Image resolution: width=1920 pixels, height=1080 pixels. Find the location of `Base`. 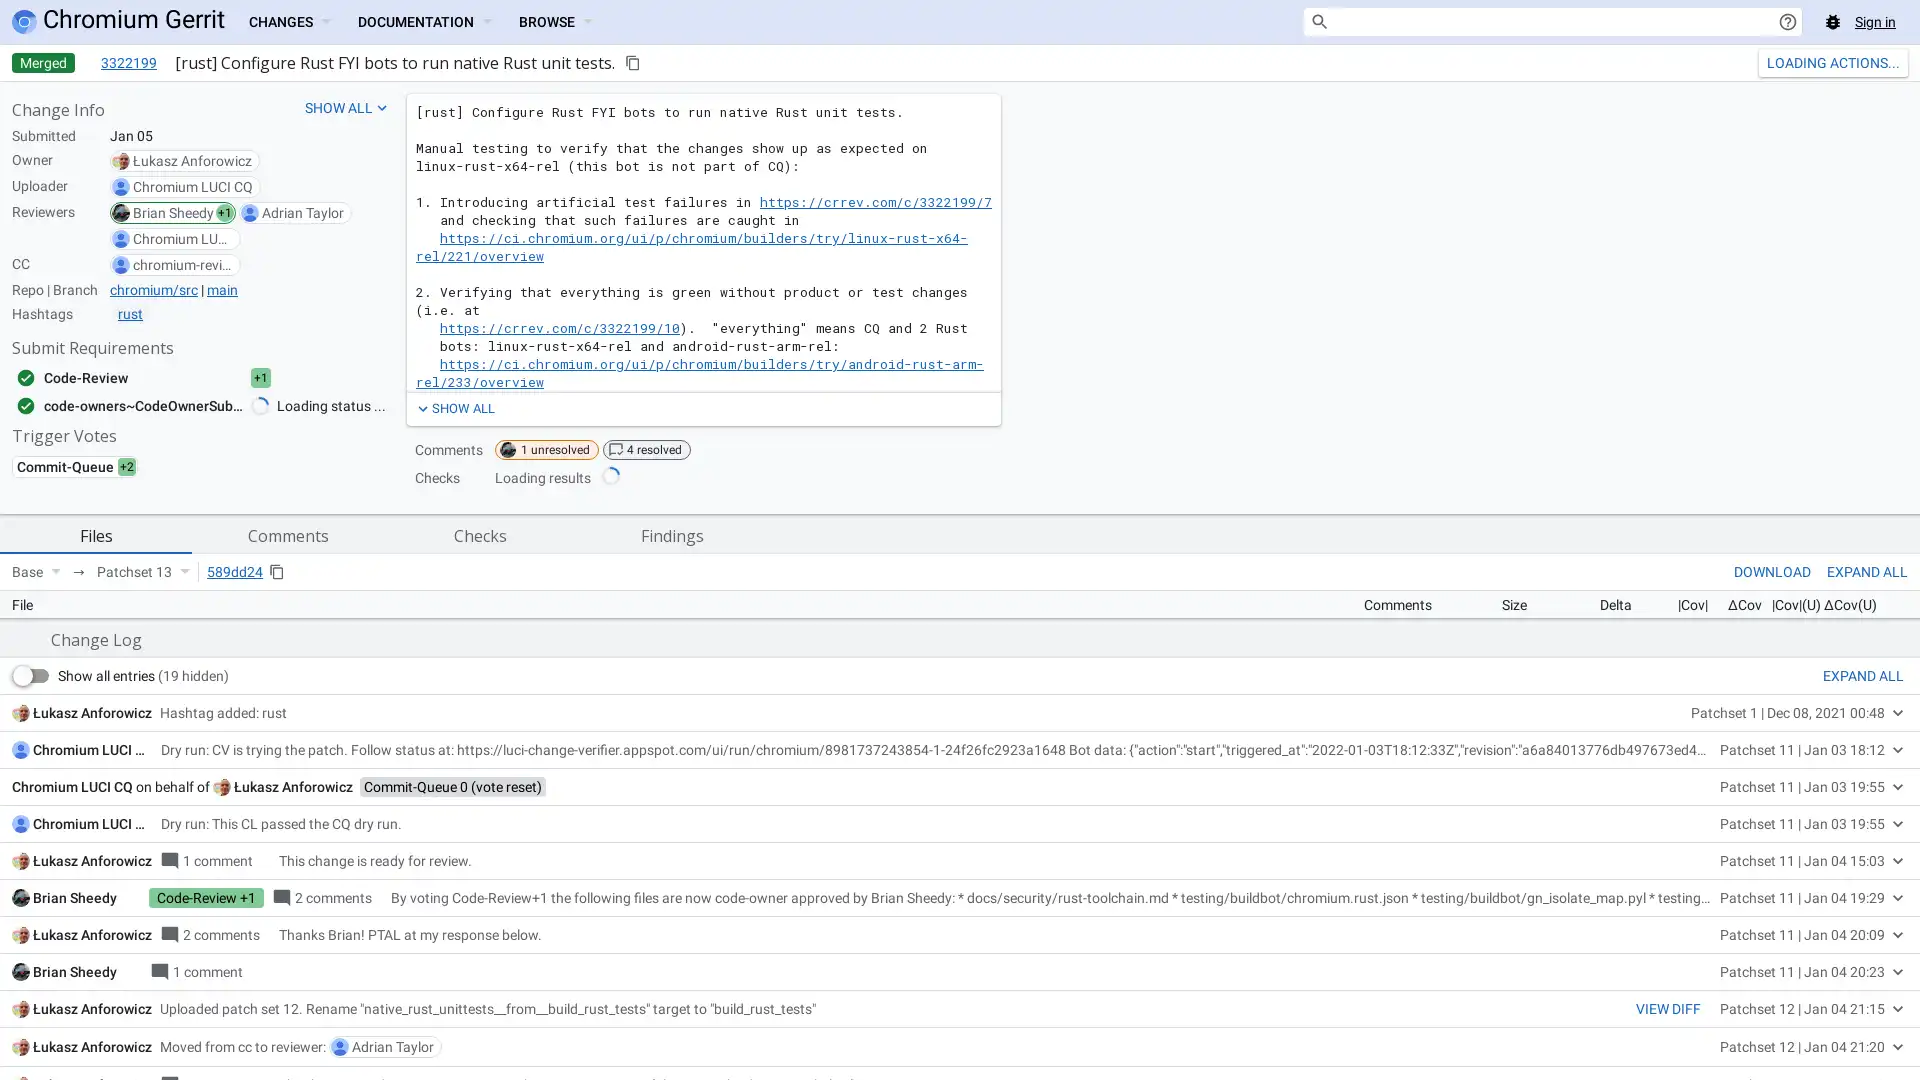

Base is located at coordinates (36, 571).